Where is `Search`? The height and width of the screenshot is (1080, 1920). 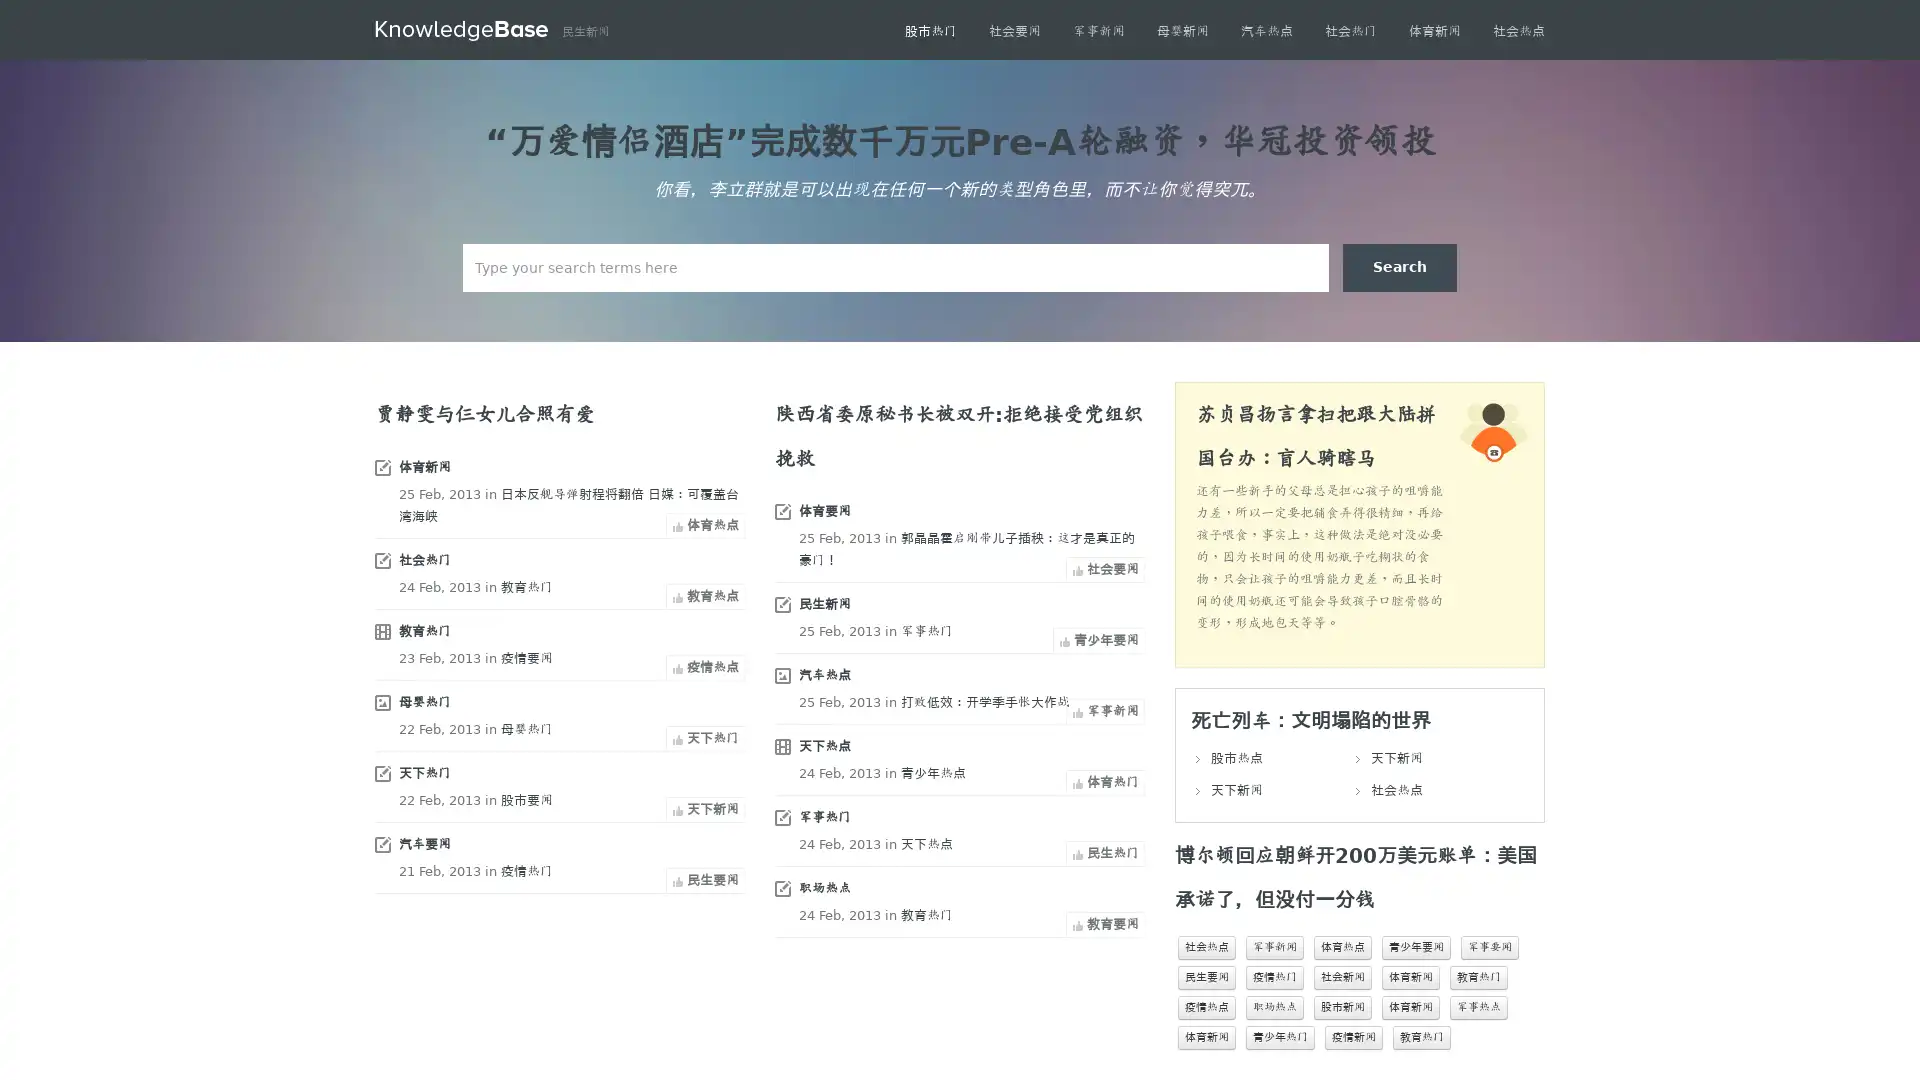 Search is located at coordinates (1399, 266).